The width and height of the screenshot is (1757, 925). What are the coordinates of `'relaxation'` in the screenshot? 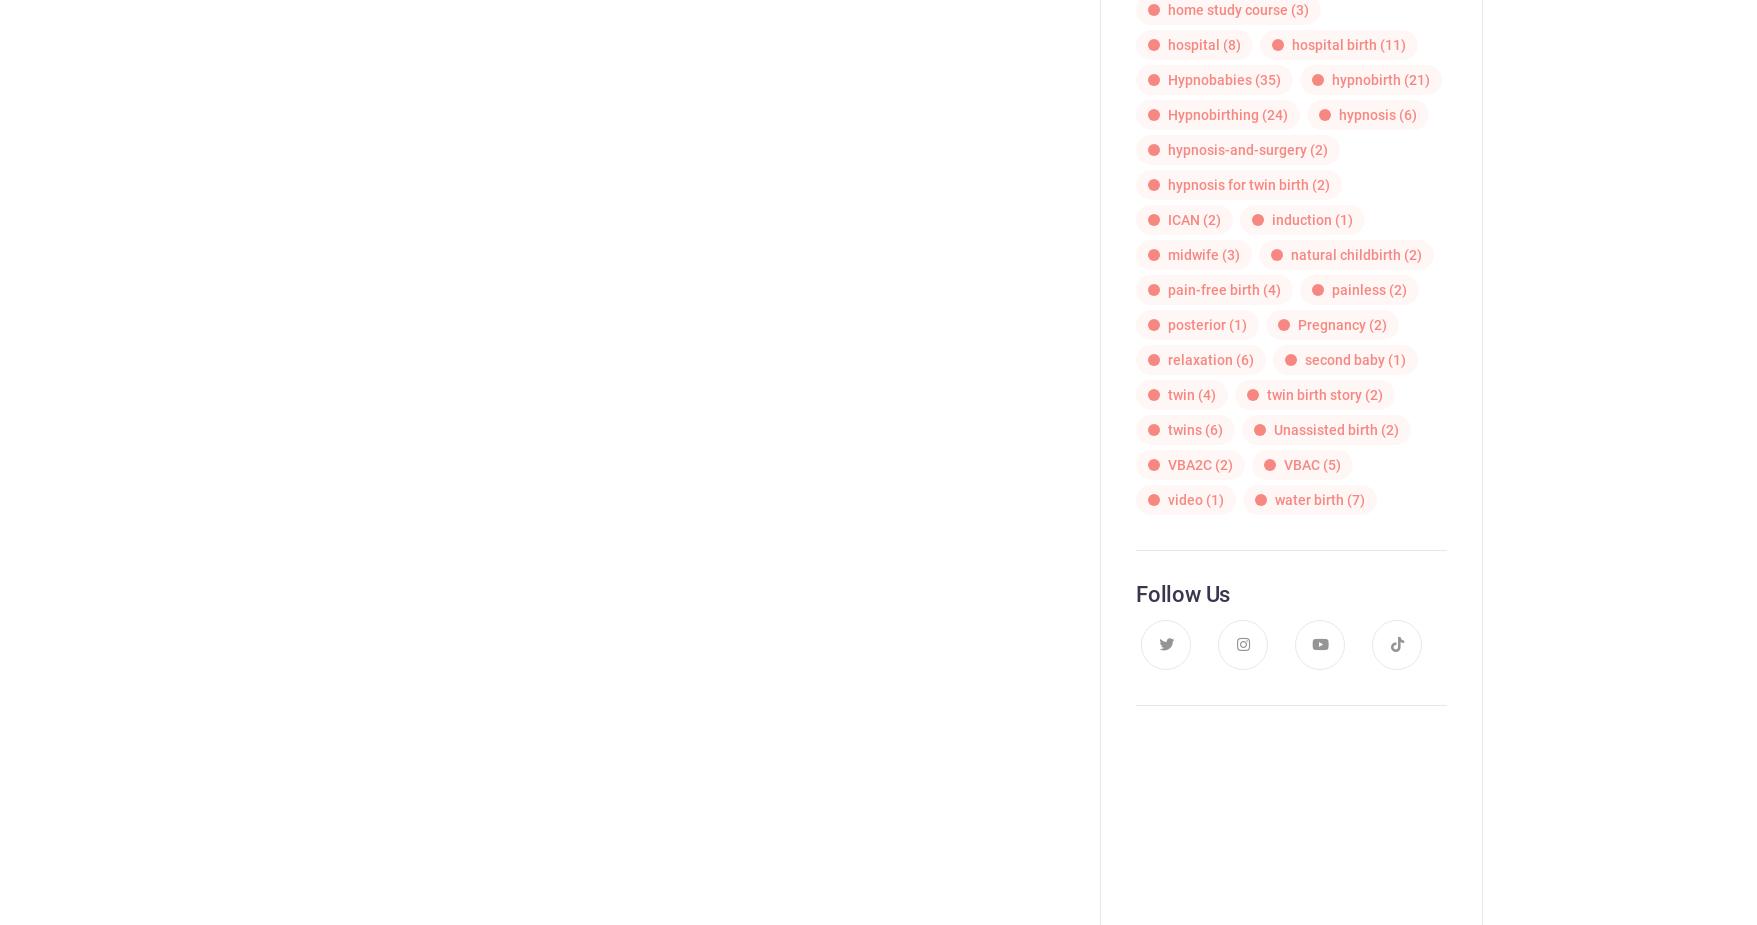 It's located at (1199, 357).